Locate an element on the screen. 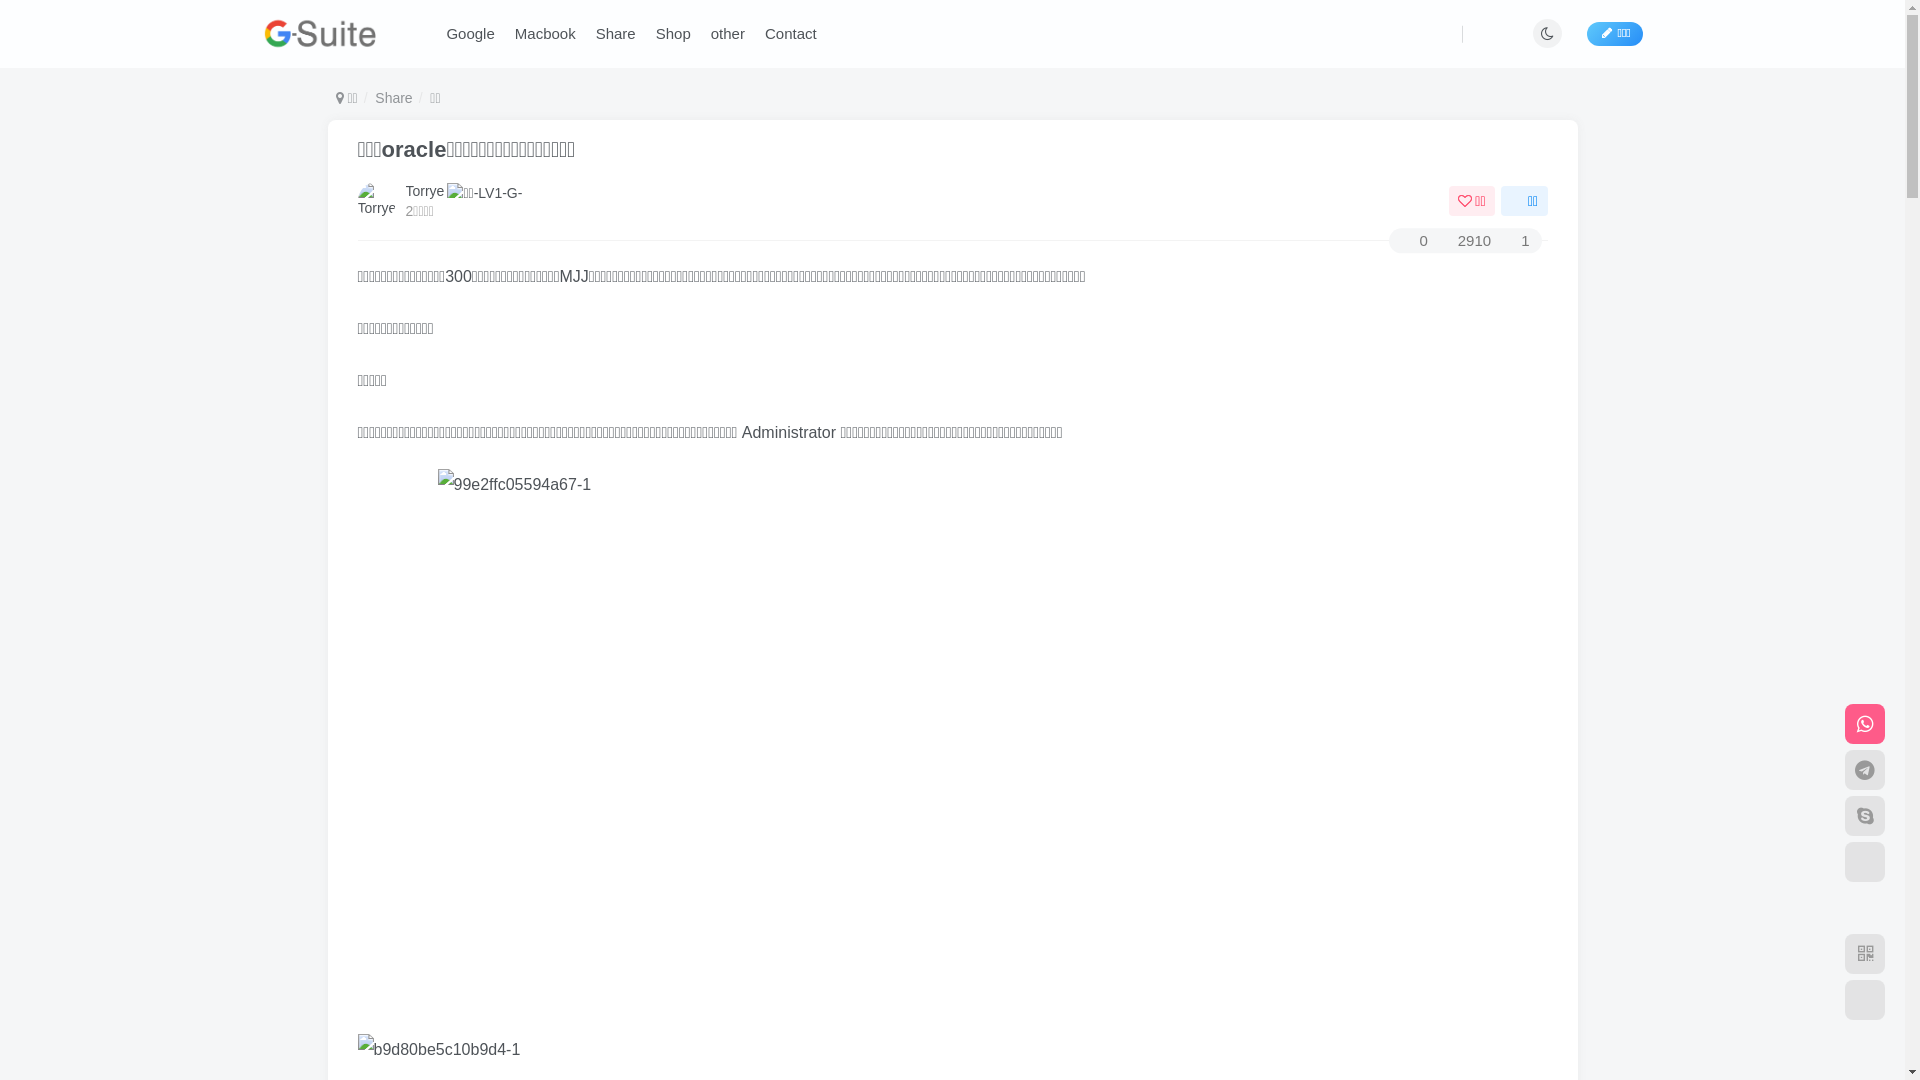 The width and height of the screenshot is (1920, 1080). 'other' is located at coordinates (727, 34).